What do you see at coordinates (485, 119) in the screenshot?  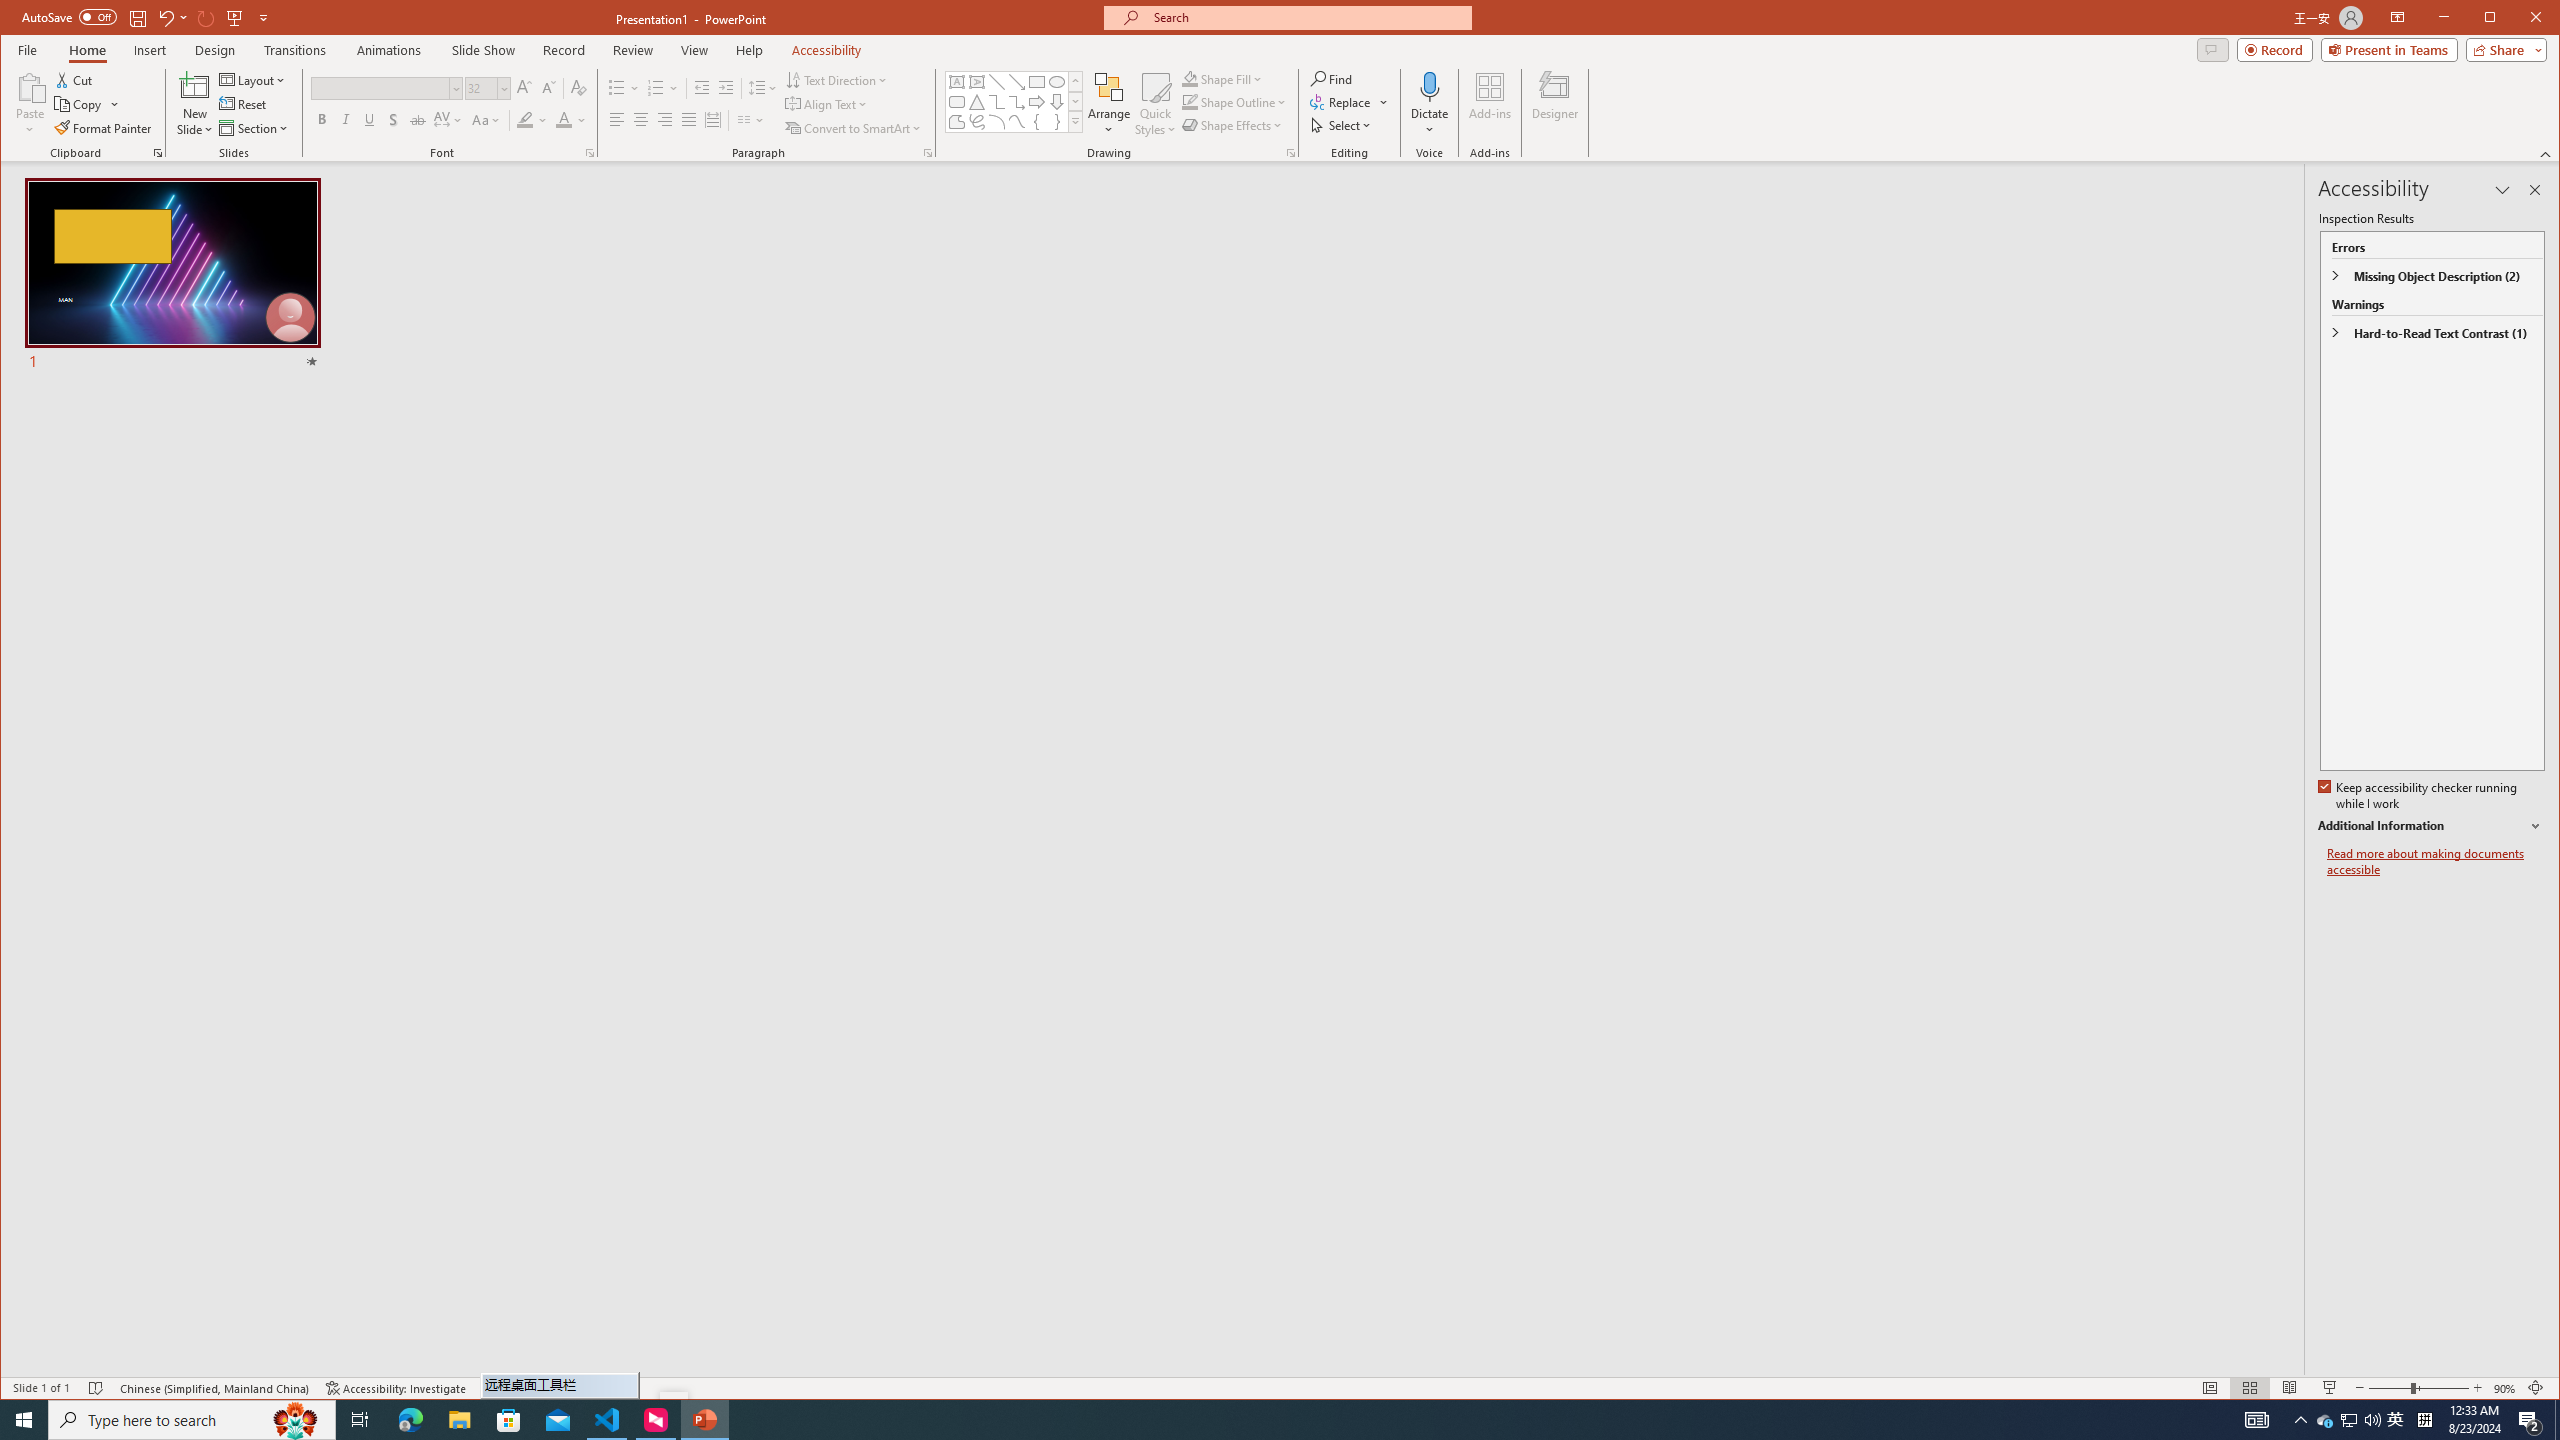 I see `'Change Case'` at bounding box center [485, 119].